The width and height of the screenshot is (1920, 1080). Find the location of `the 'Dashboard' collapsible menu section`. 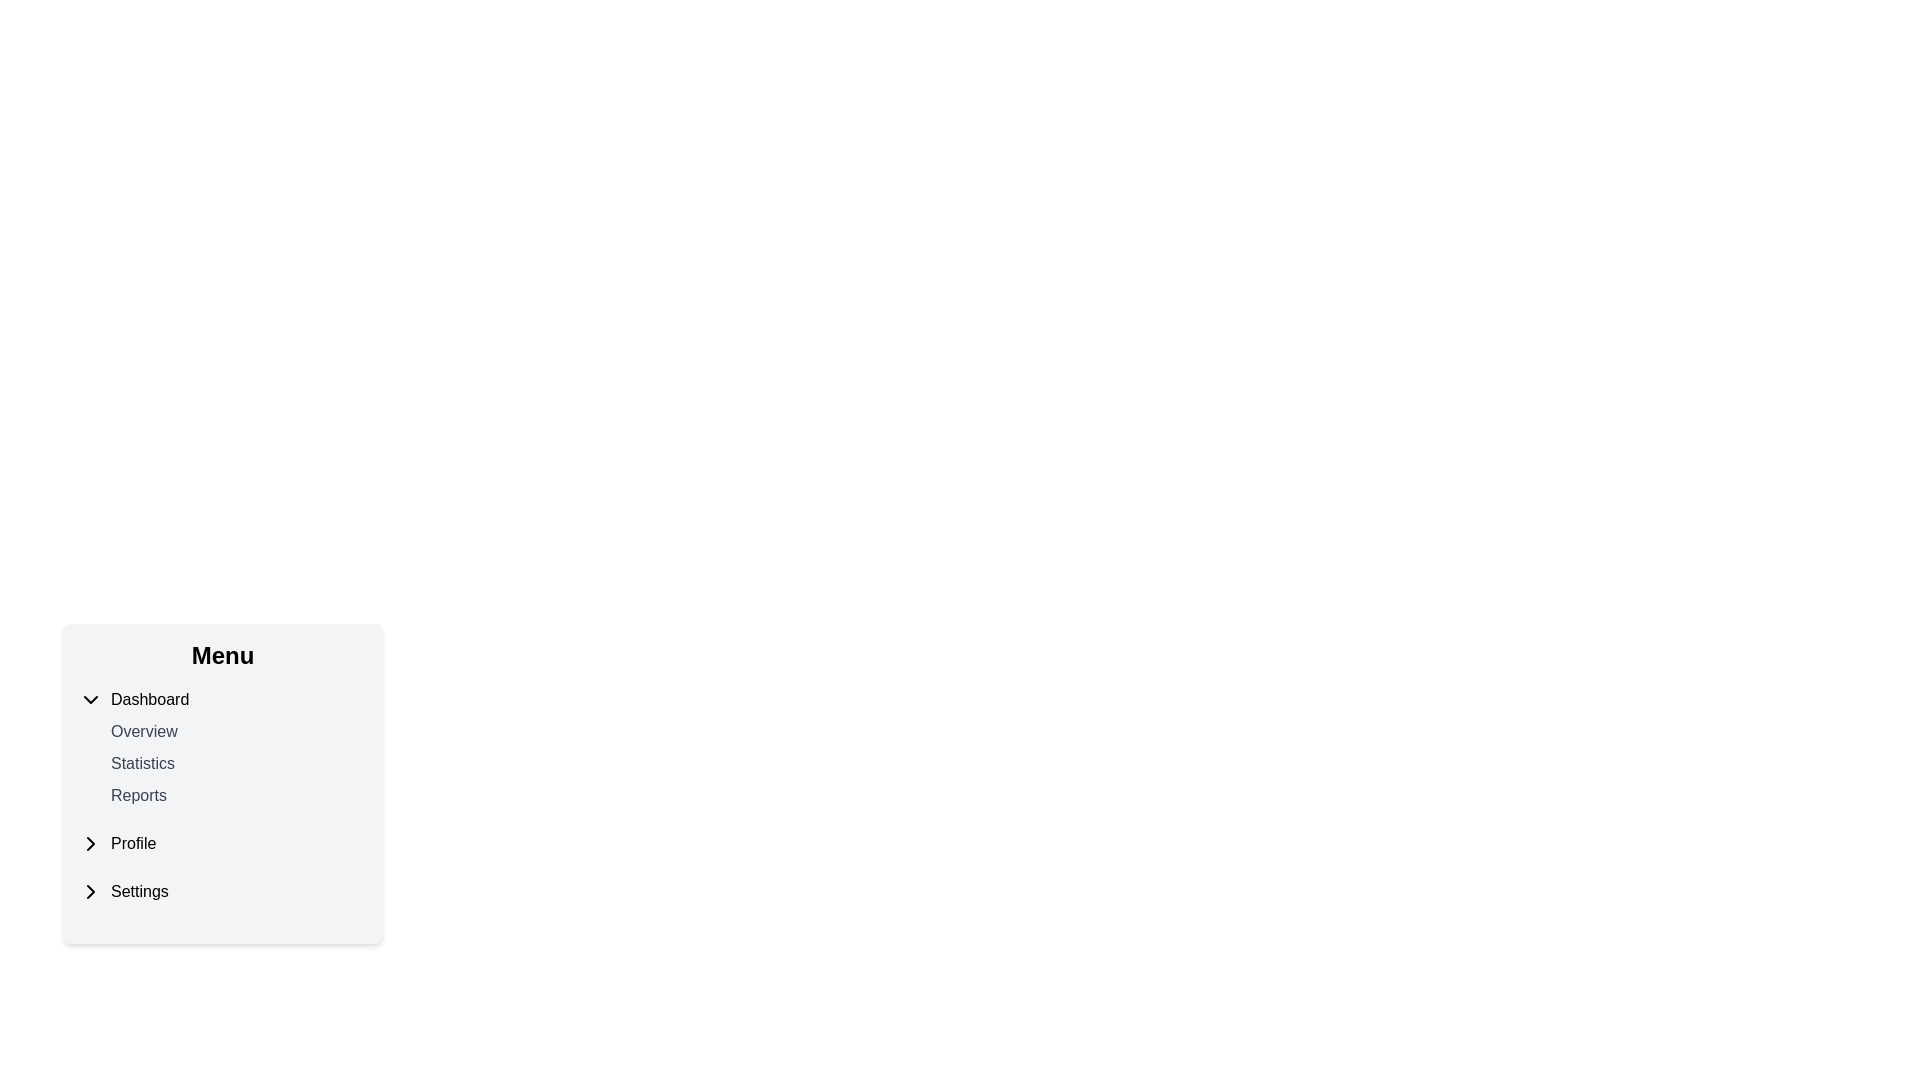

the 'Dashboard' collapsible menu section is located at coordinates (222, 748).